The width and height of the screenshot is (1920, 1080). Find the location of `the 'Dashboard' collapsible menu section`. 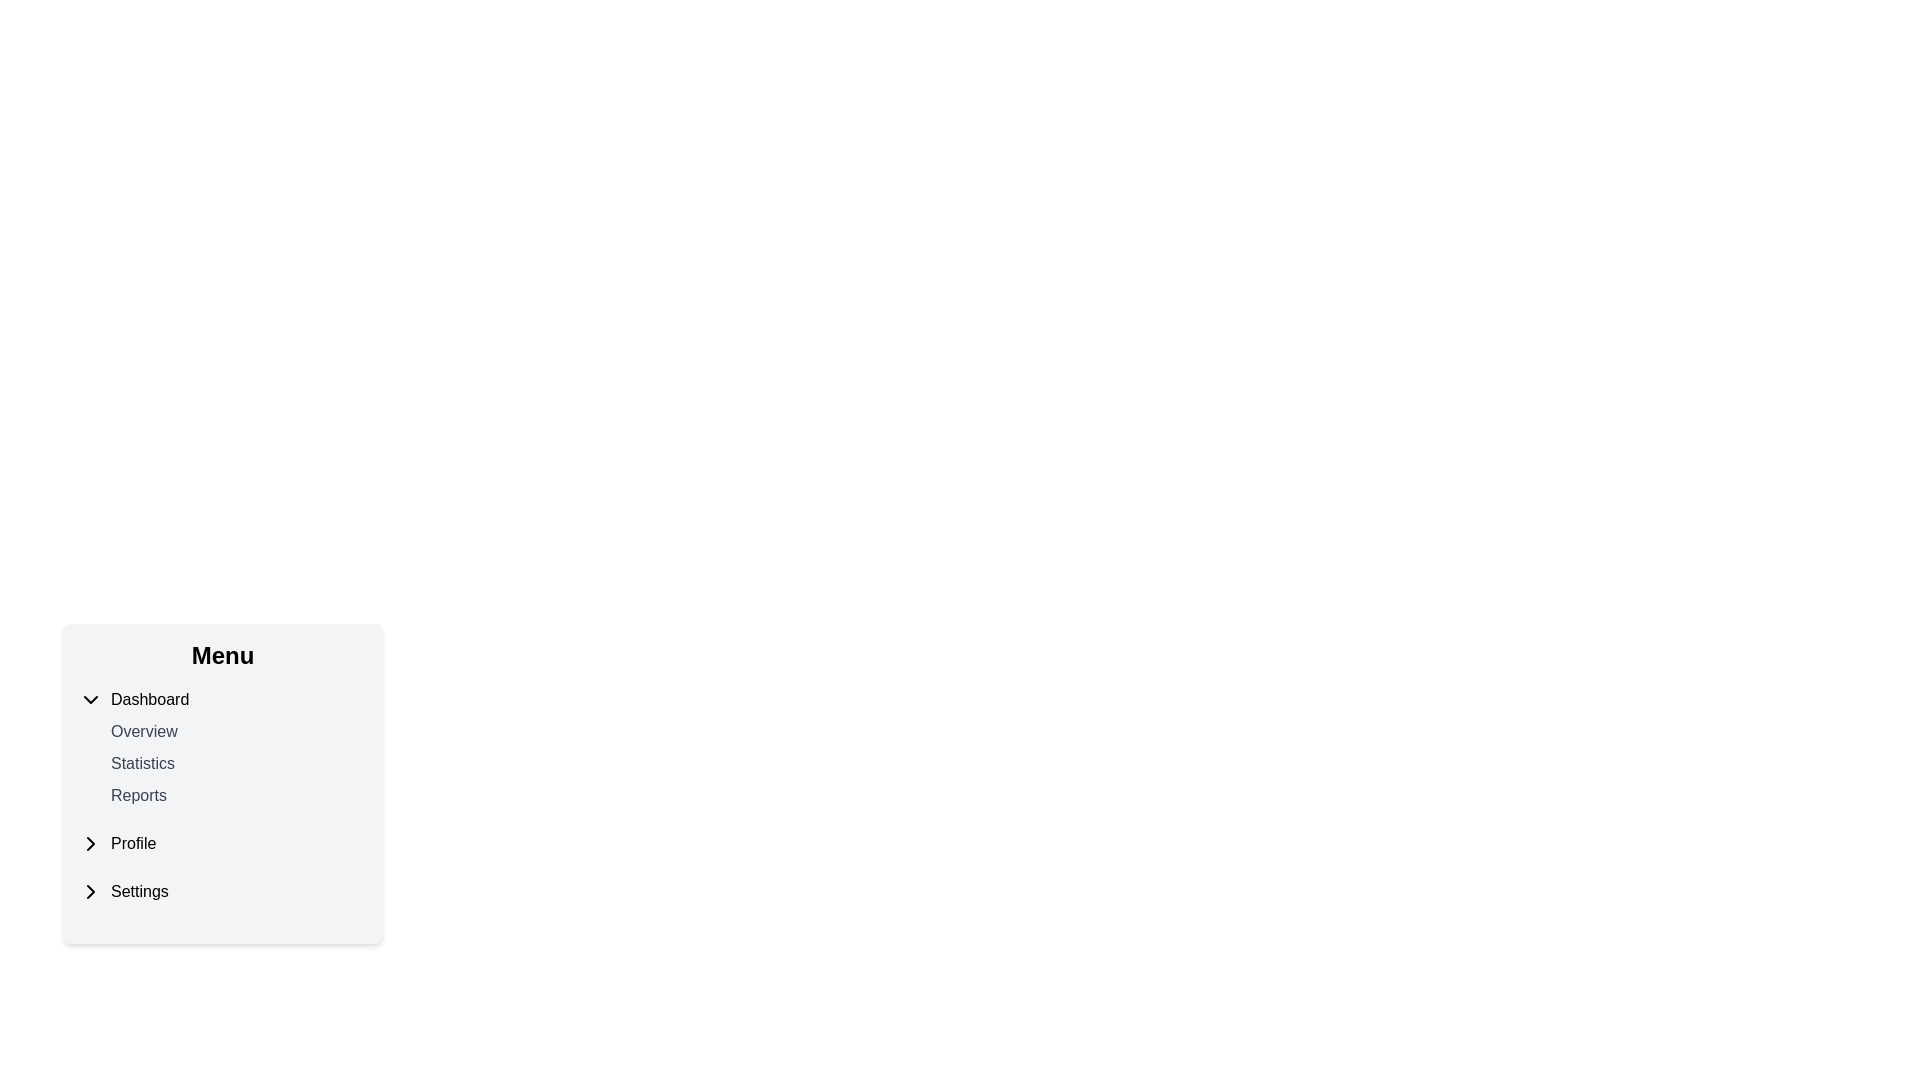

the 'Dashboard' collapsible menu section is located at coordinates (222, 748).